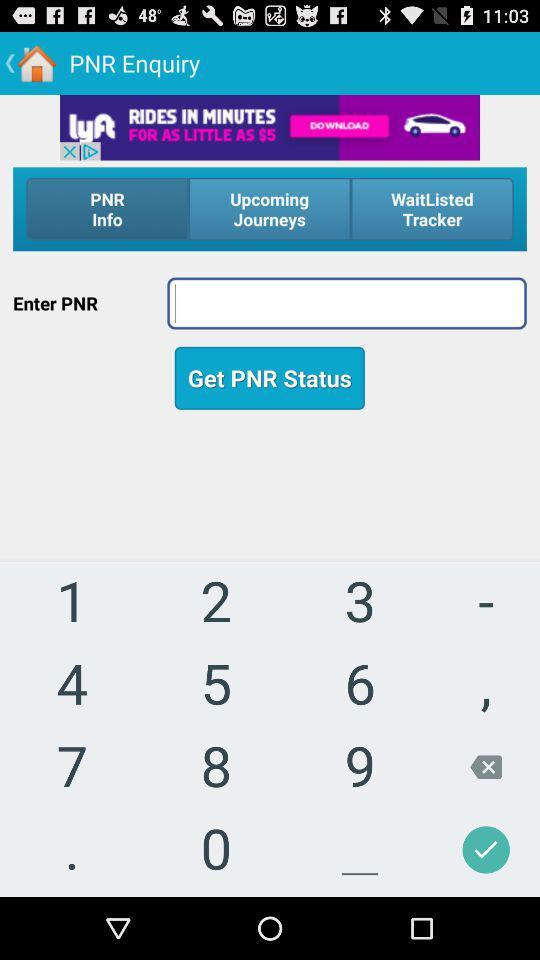 This screenshot has height=960, width=540. Describe the element at coordinates (270, 674) in the screenshot. I see `enlarge the number pad` at that location.